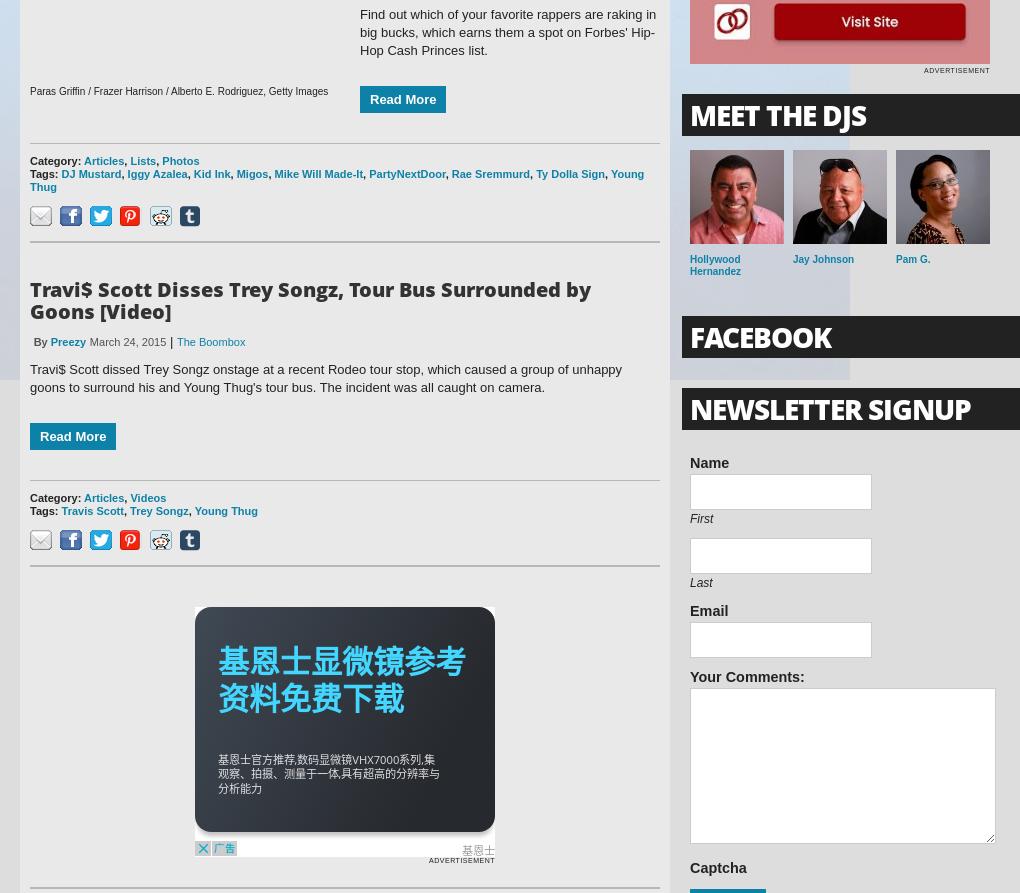 This screenshot has width=1020, height=893. Describe the element at coordinates (700, 518) in the screenshot. I see `'First'` at that location.